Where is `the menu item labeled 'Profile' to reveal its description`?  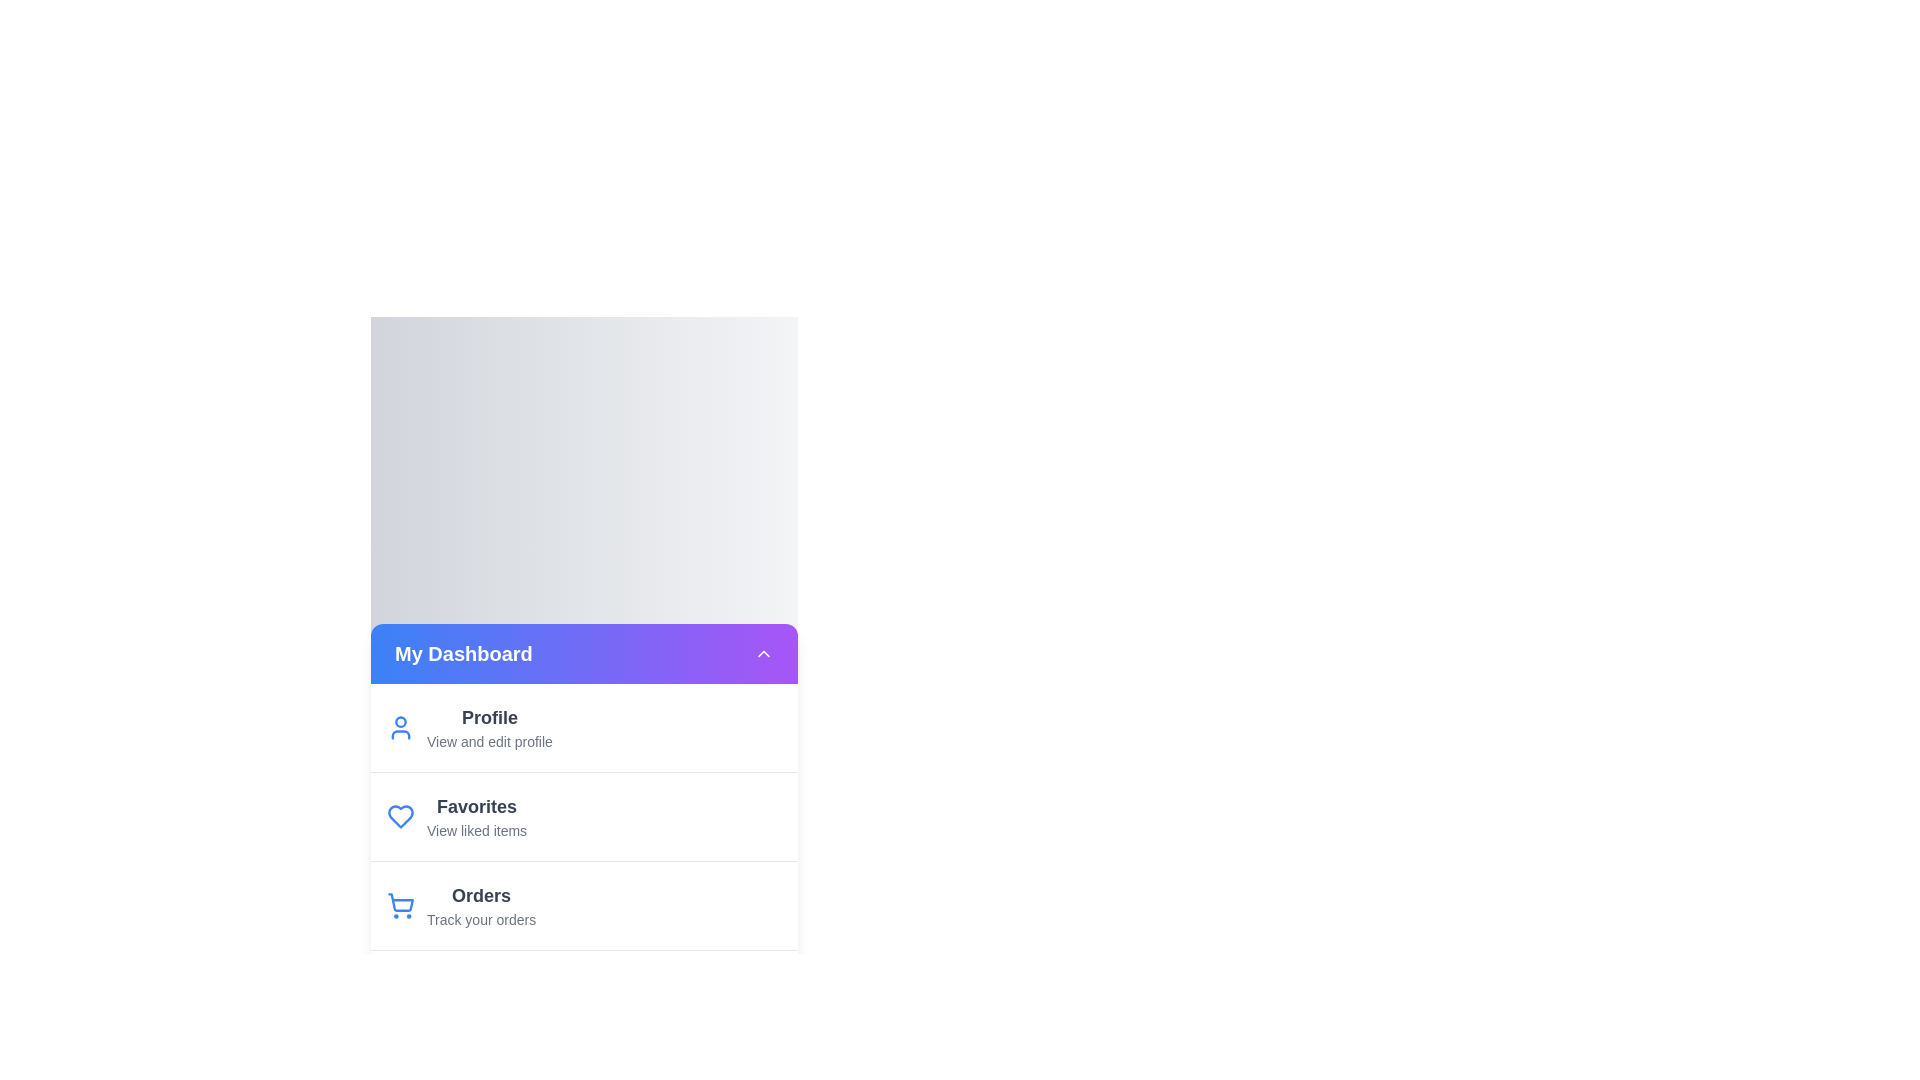 the menu item labeled 'Profile' to reveal its description is located at coordinates (489, 716).